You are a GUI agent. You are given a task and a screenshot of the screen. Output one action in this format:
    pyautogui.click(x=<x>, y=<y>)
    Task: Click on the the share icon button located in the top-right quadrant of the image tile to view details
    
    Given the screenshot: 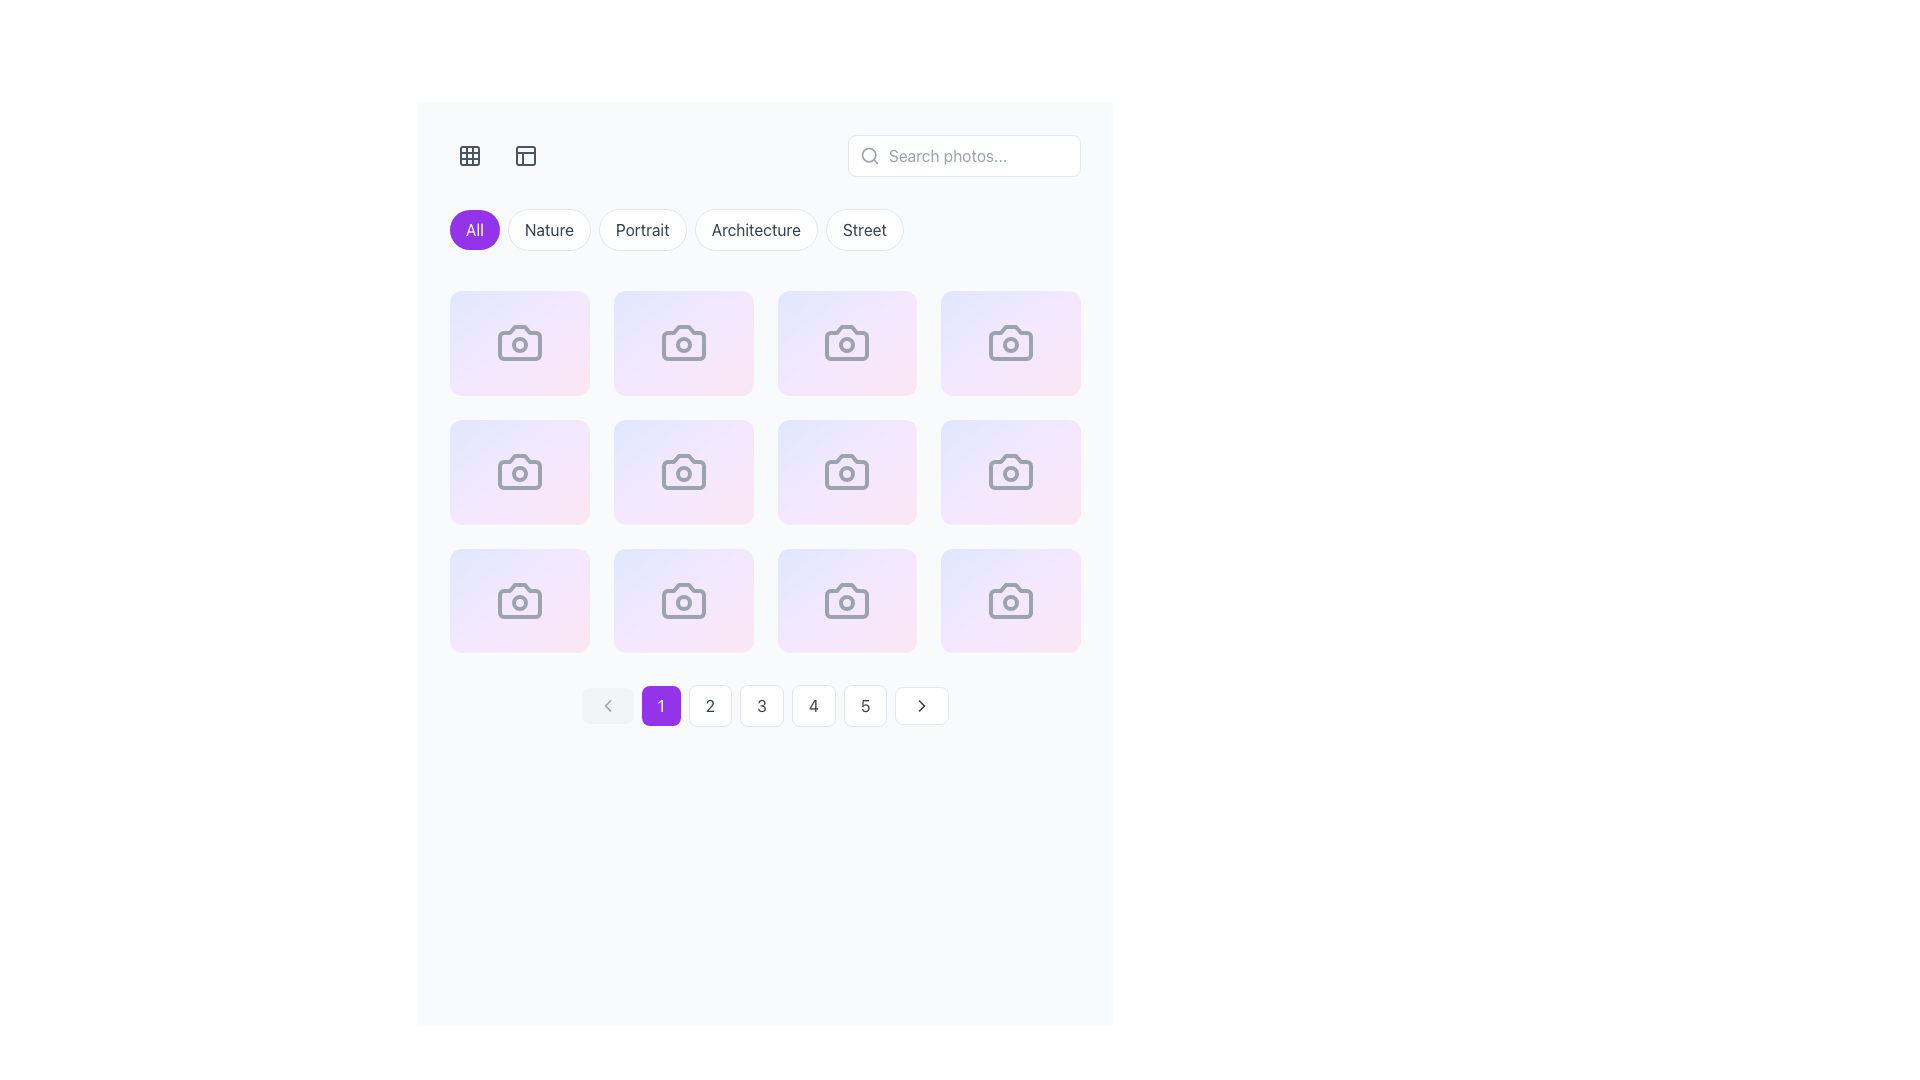 What is the action you would take?
    pyautogui.click(x=856, y=362)
    